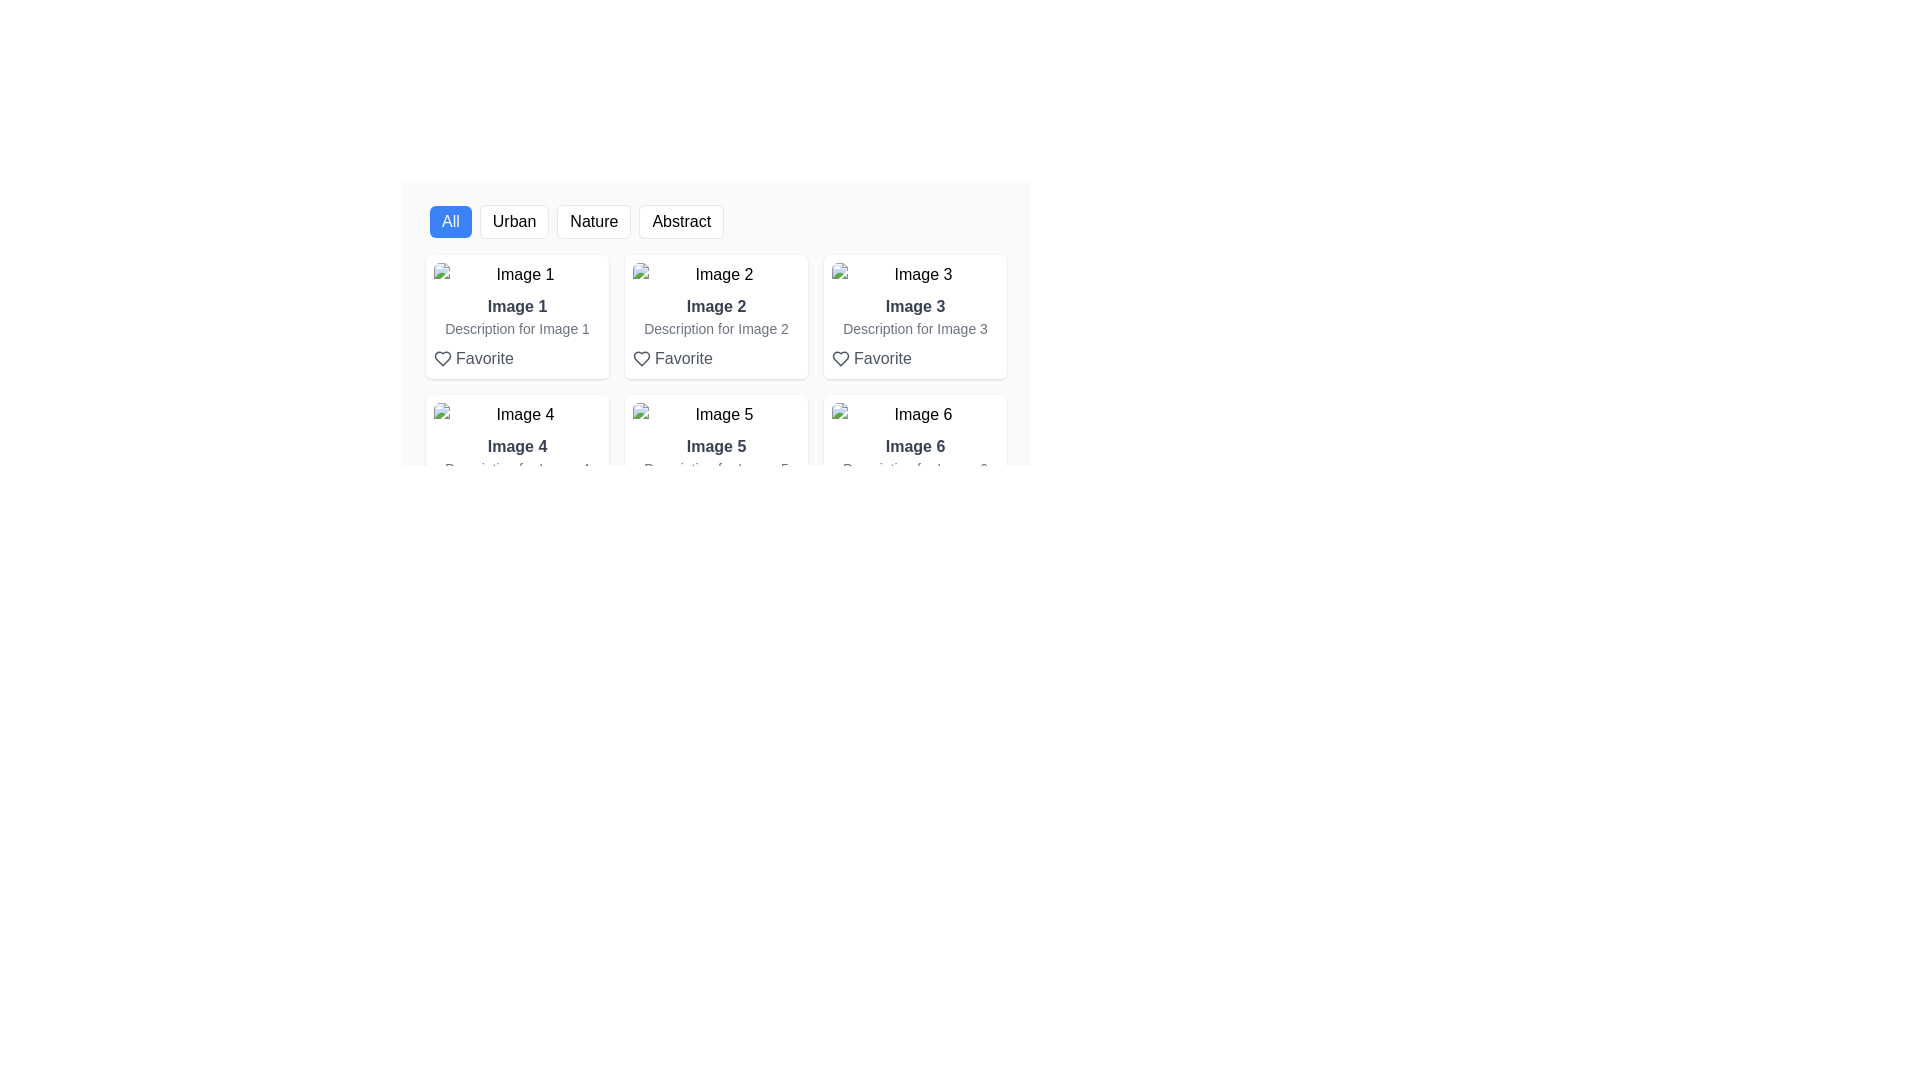  Describe the element at coordinates (472, 357) in the screenshot. I see `the interactive button to mark the associated image as a favorite, located under the 'Description for Image 1' text in the first column of the grid` at that location.